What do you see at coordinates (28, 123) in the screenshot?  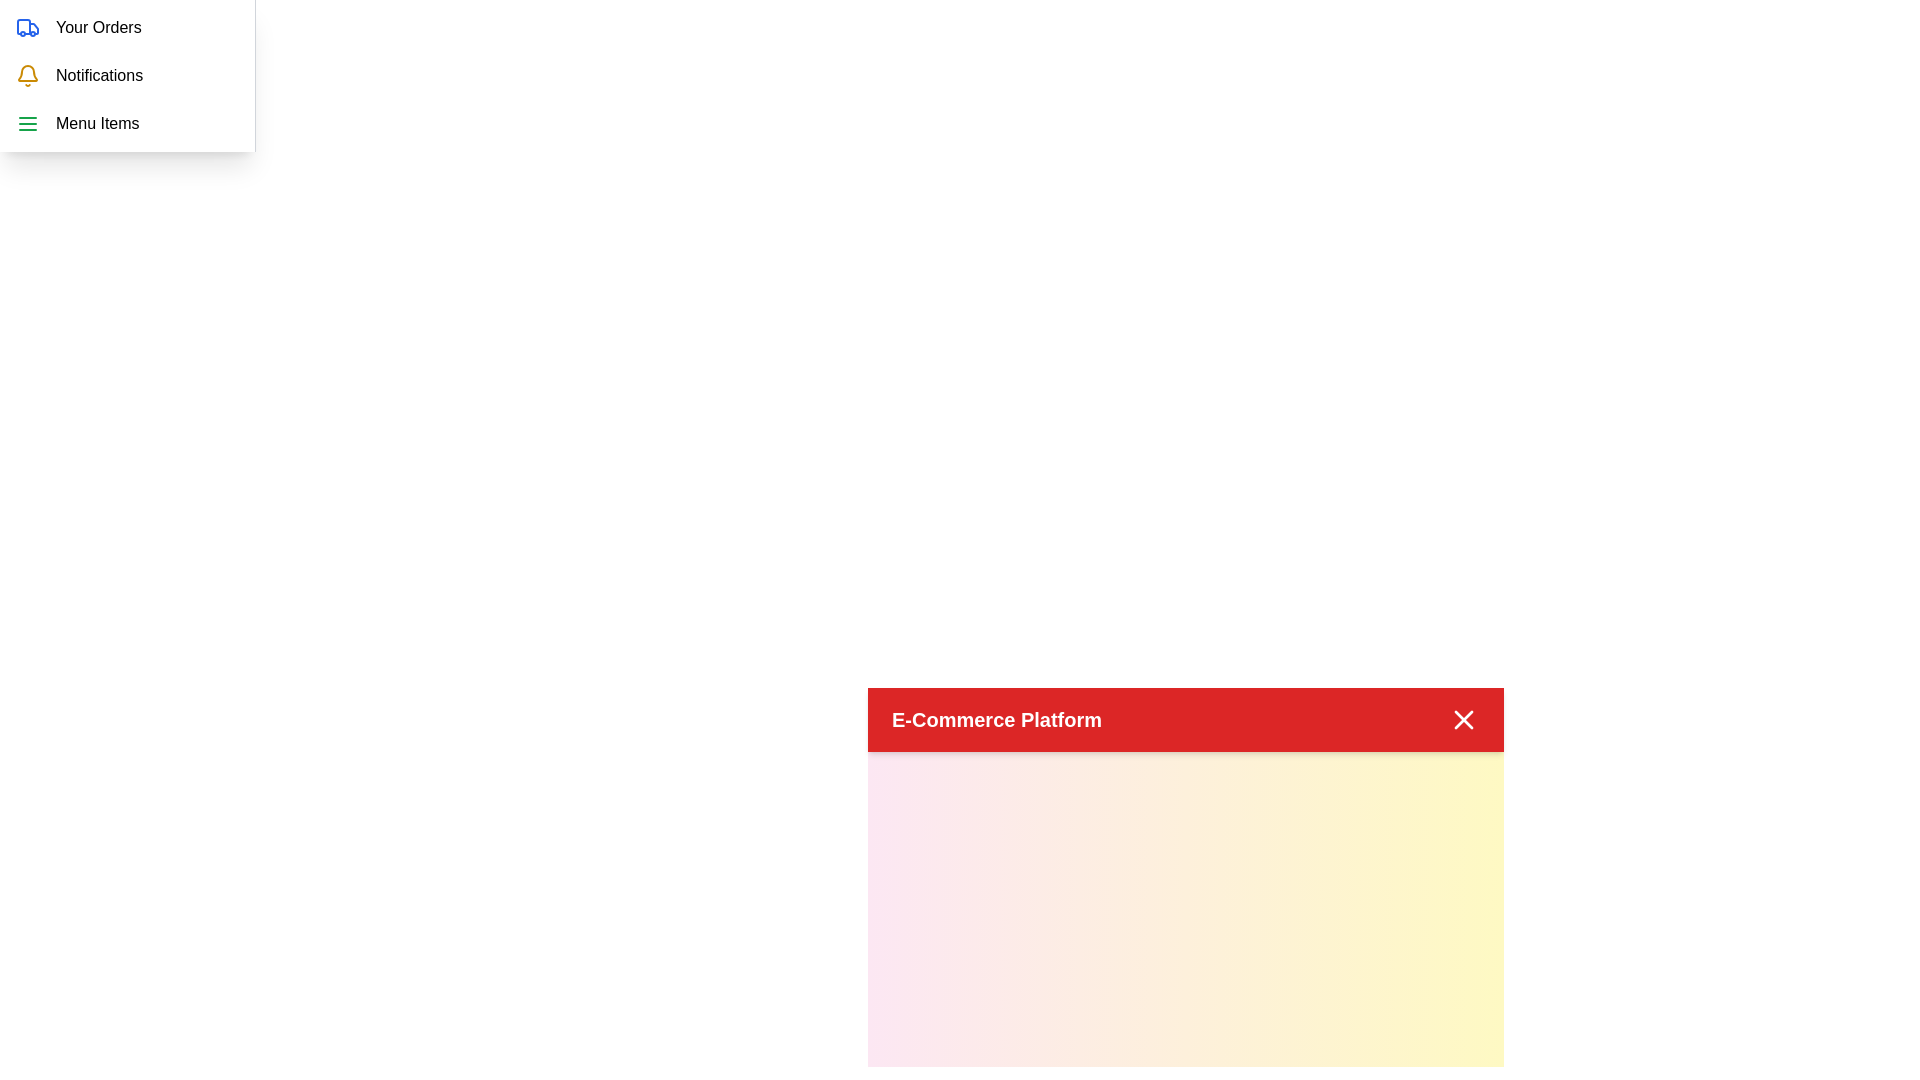 I see `the green menu icon consisting of three horizontal lines, located next to the text labeled 'Menu Items'` at bounding box center [28, 123].